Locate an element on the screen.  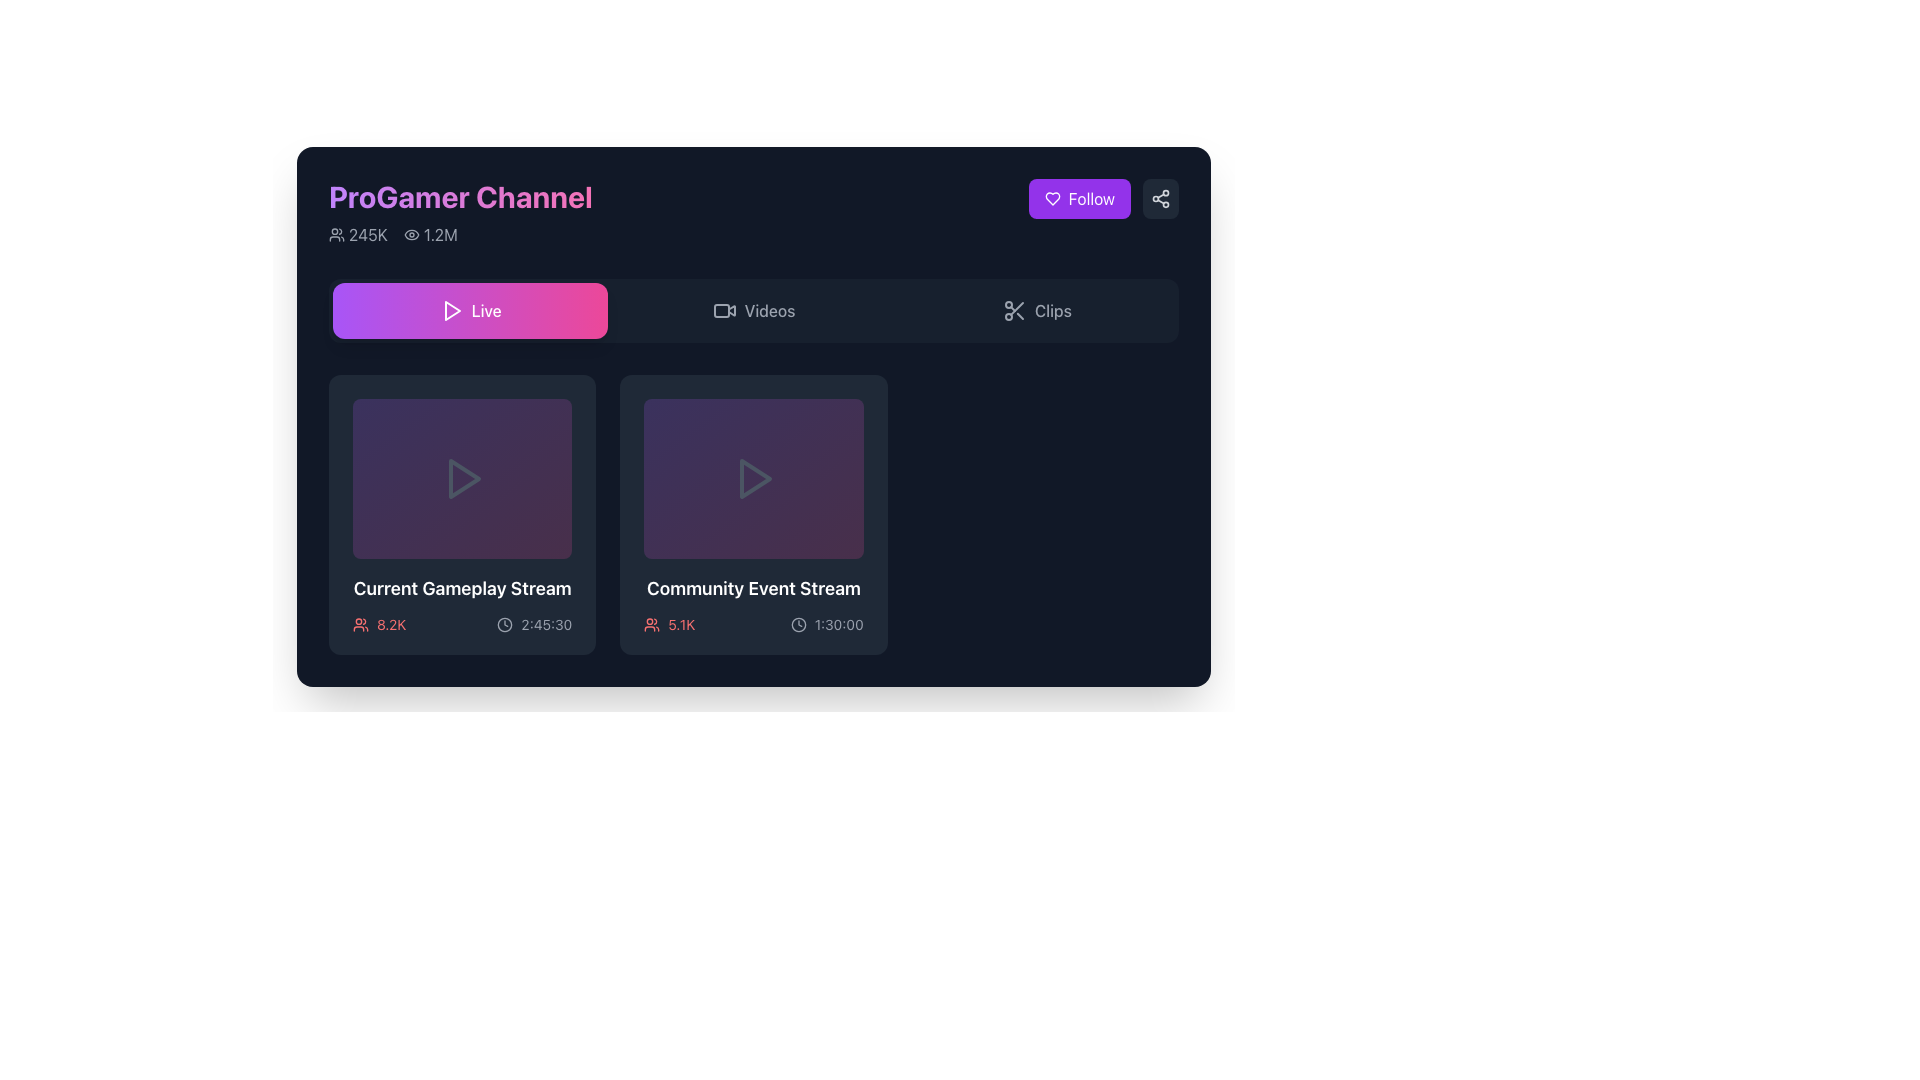
the 'Play' icon, a triangular glyph located in the second row and second column of the 'Community Event Stream' section for accessibility interaction is located at coordinates (754, 478).